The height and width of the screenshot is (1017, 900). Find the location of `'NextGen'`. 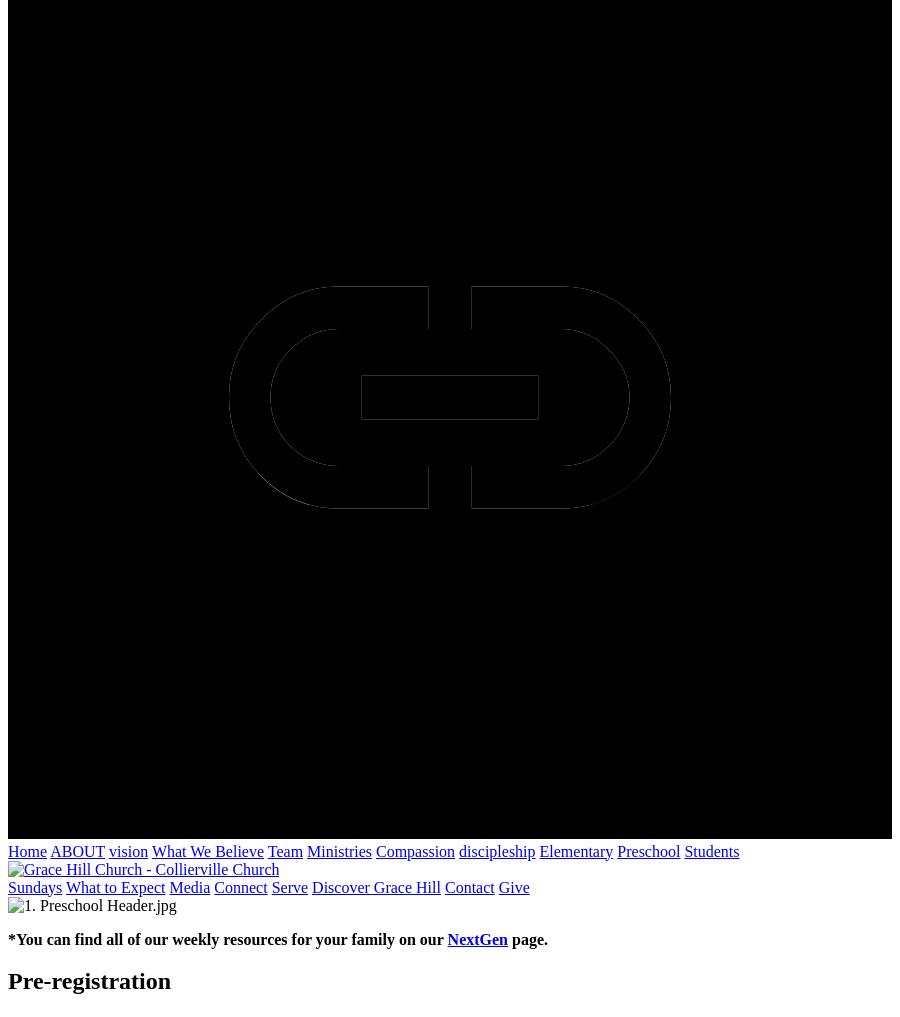

'NextGen' is located at coordinates (476, 937).